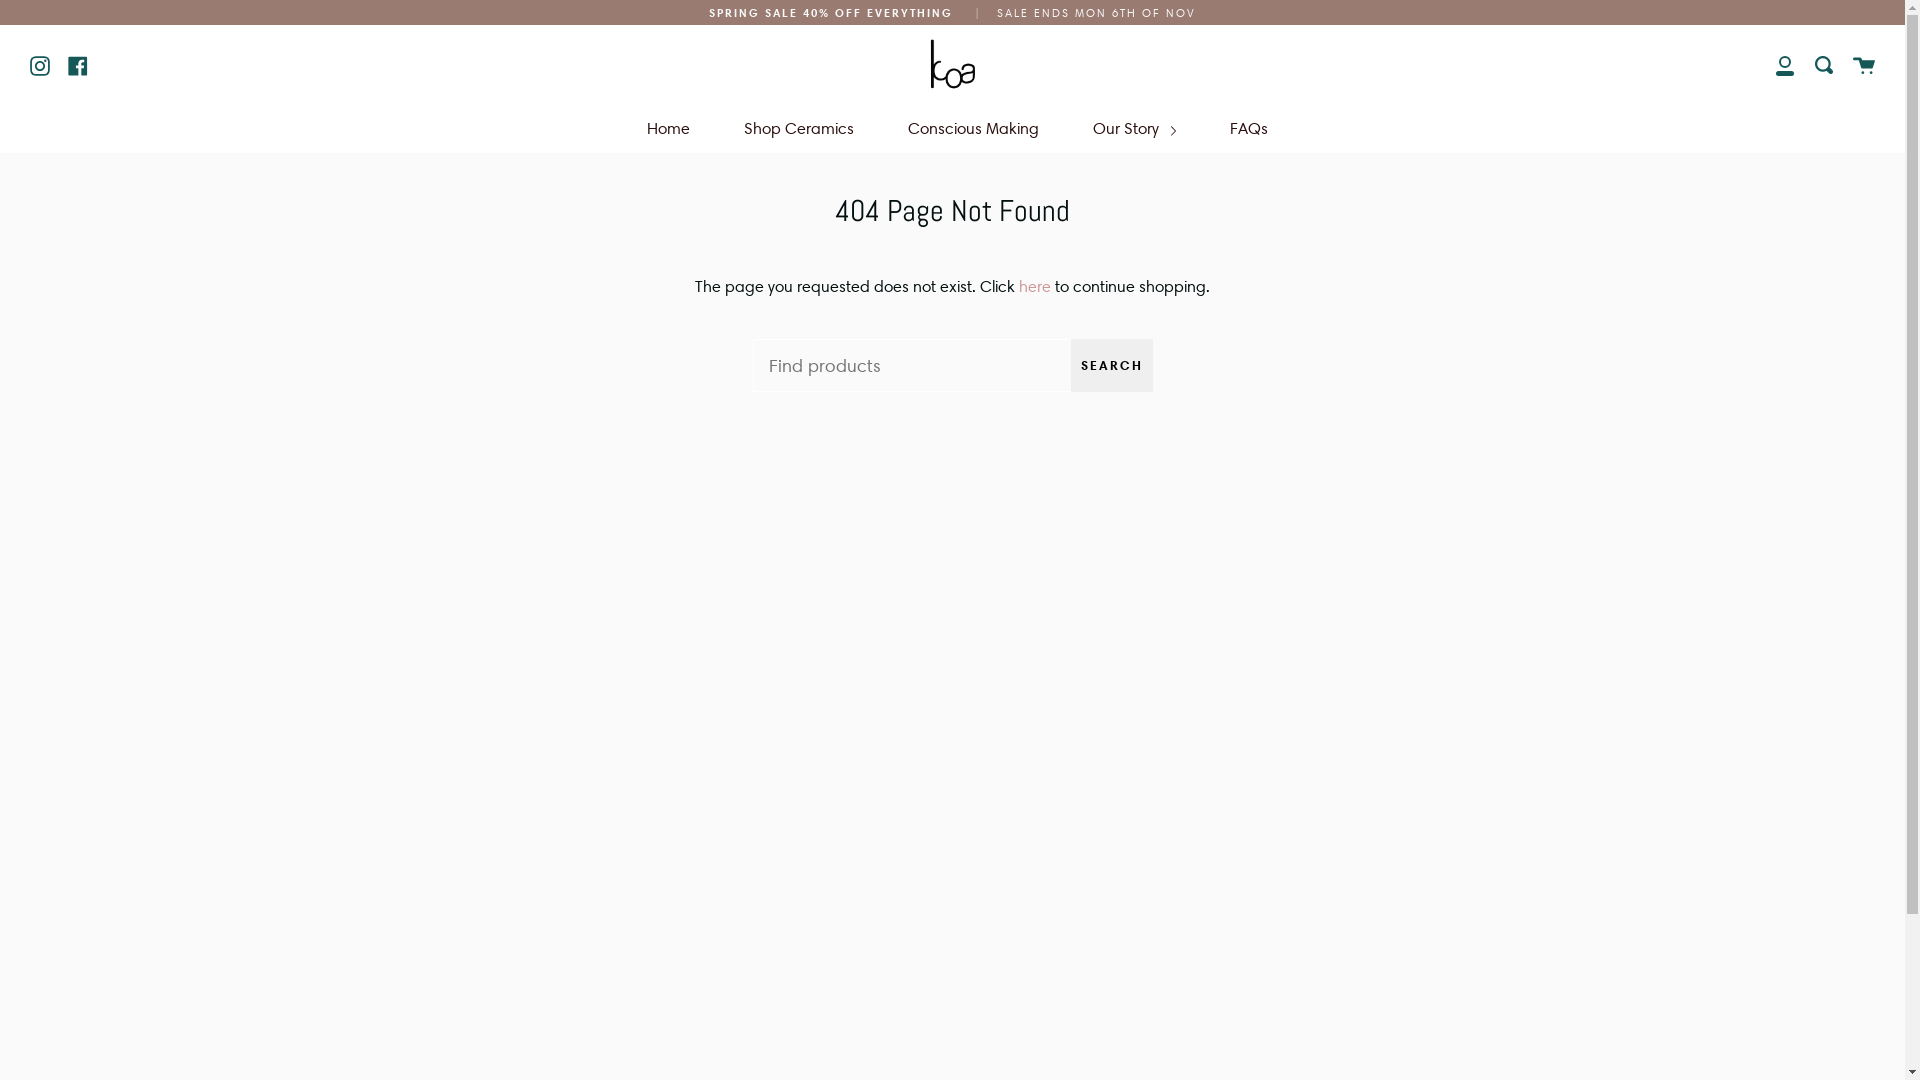  What do you see at coordinates (1862, 63) in the screenshot?
I see `'Cart'` at bounding box center [1862, 63].